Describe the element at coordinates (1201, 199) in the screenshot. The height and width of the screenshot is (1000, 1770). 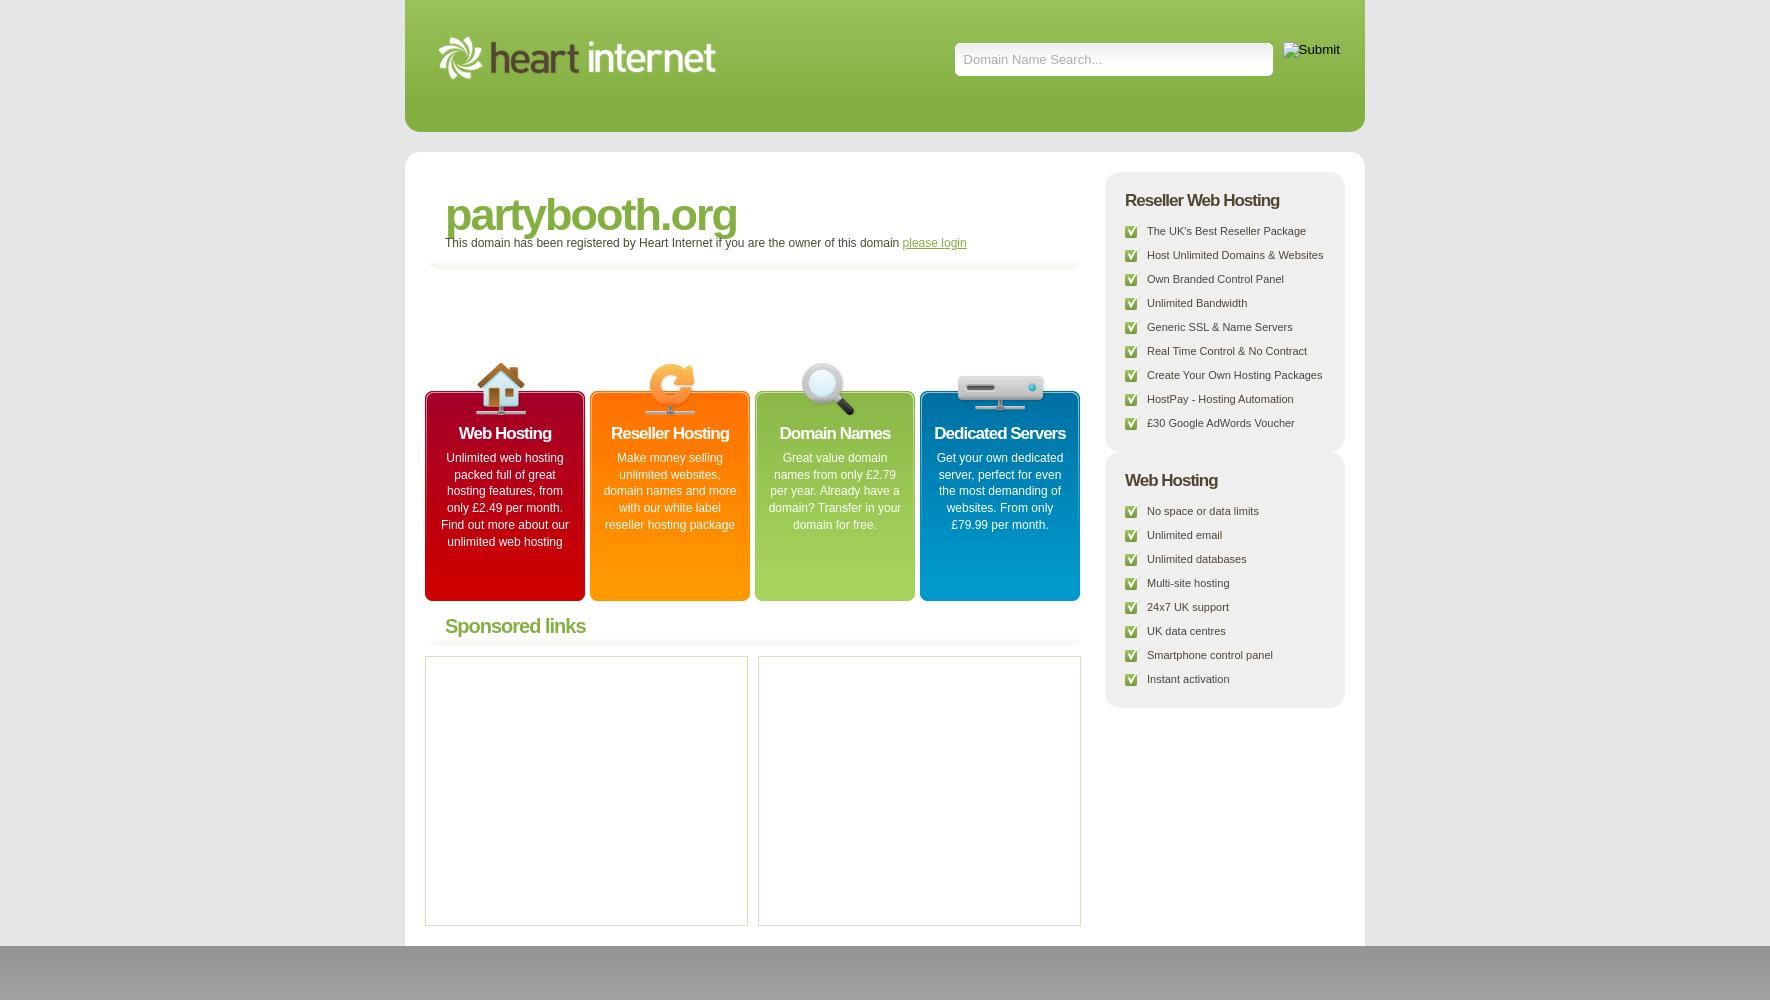
I see `'Reseller Web Hosting'` at that location.